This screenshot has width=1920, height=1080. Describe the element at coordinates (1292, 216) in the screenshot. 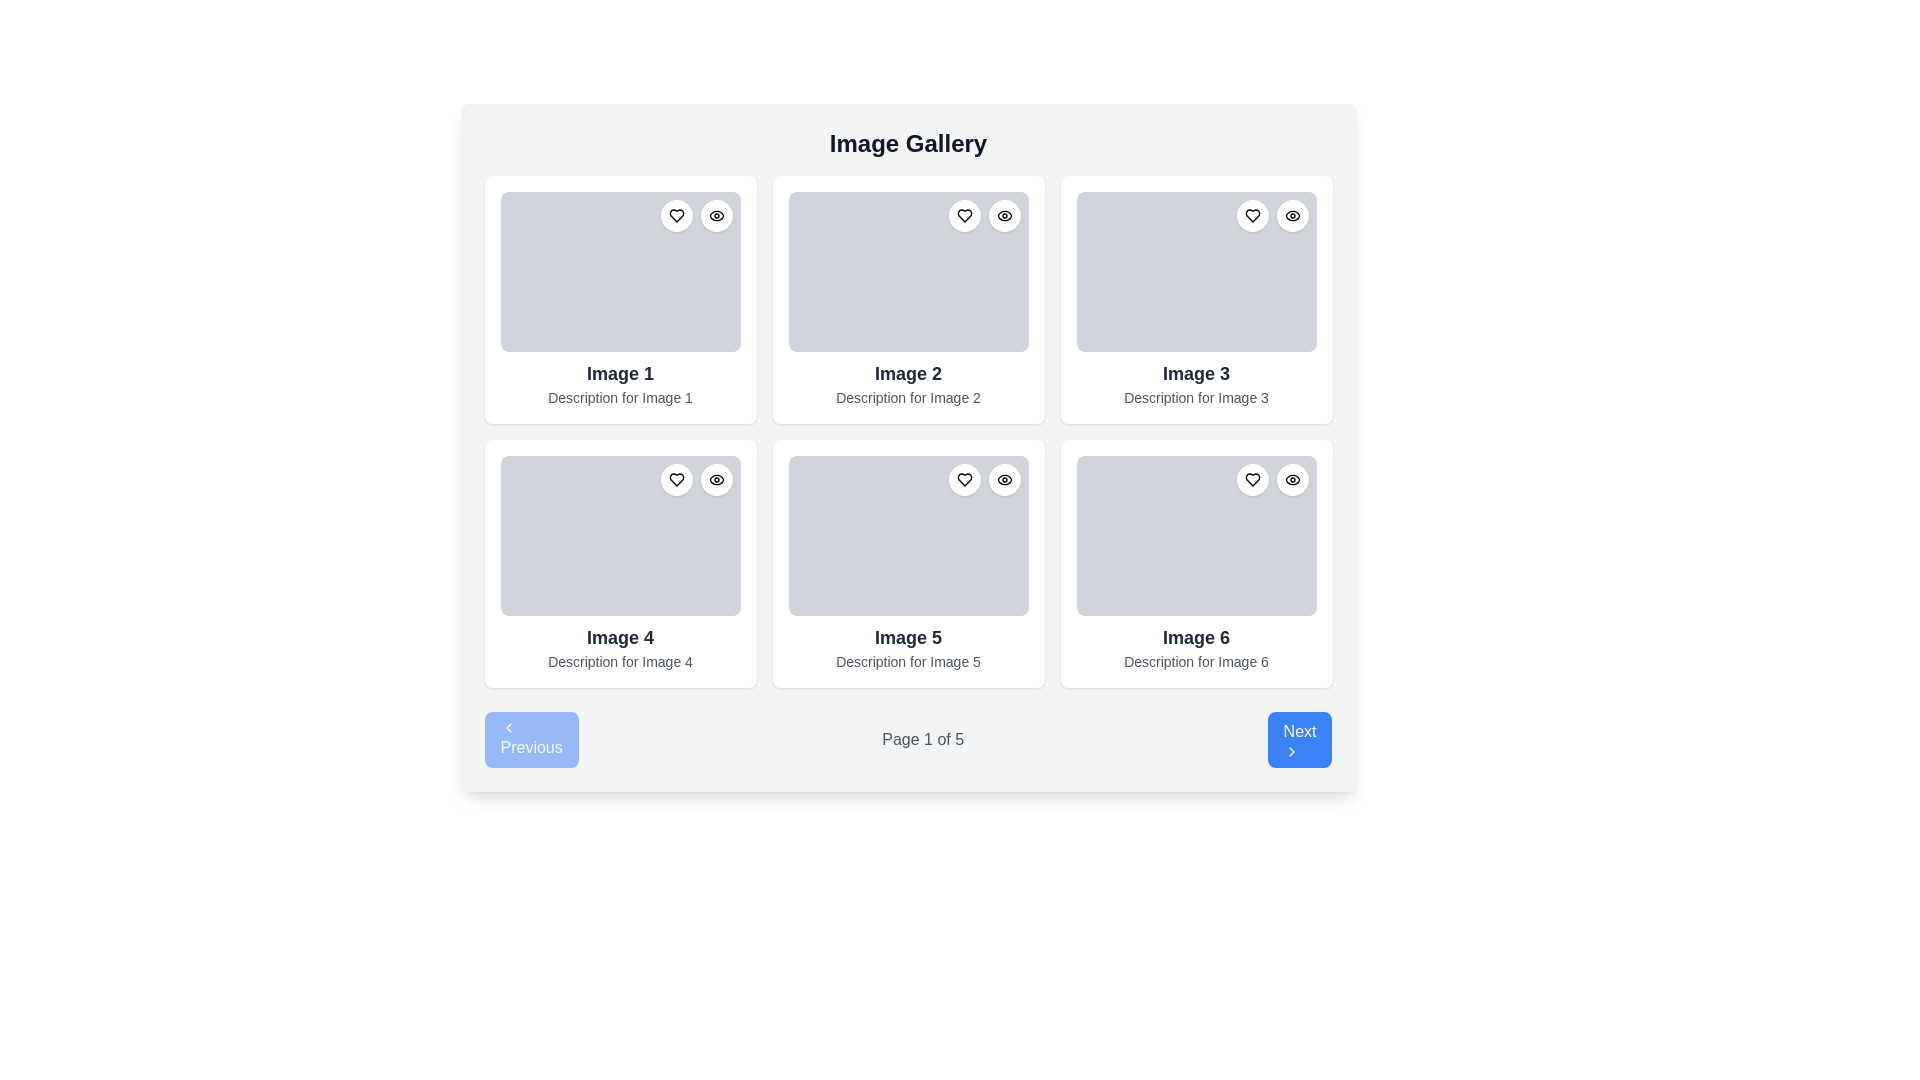

I see `the eye icon button located in the top-right corner of the card labeled 'Image 3'` at that location.